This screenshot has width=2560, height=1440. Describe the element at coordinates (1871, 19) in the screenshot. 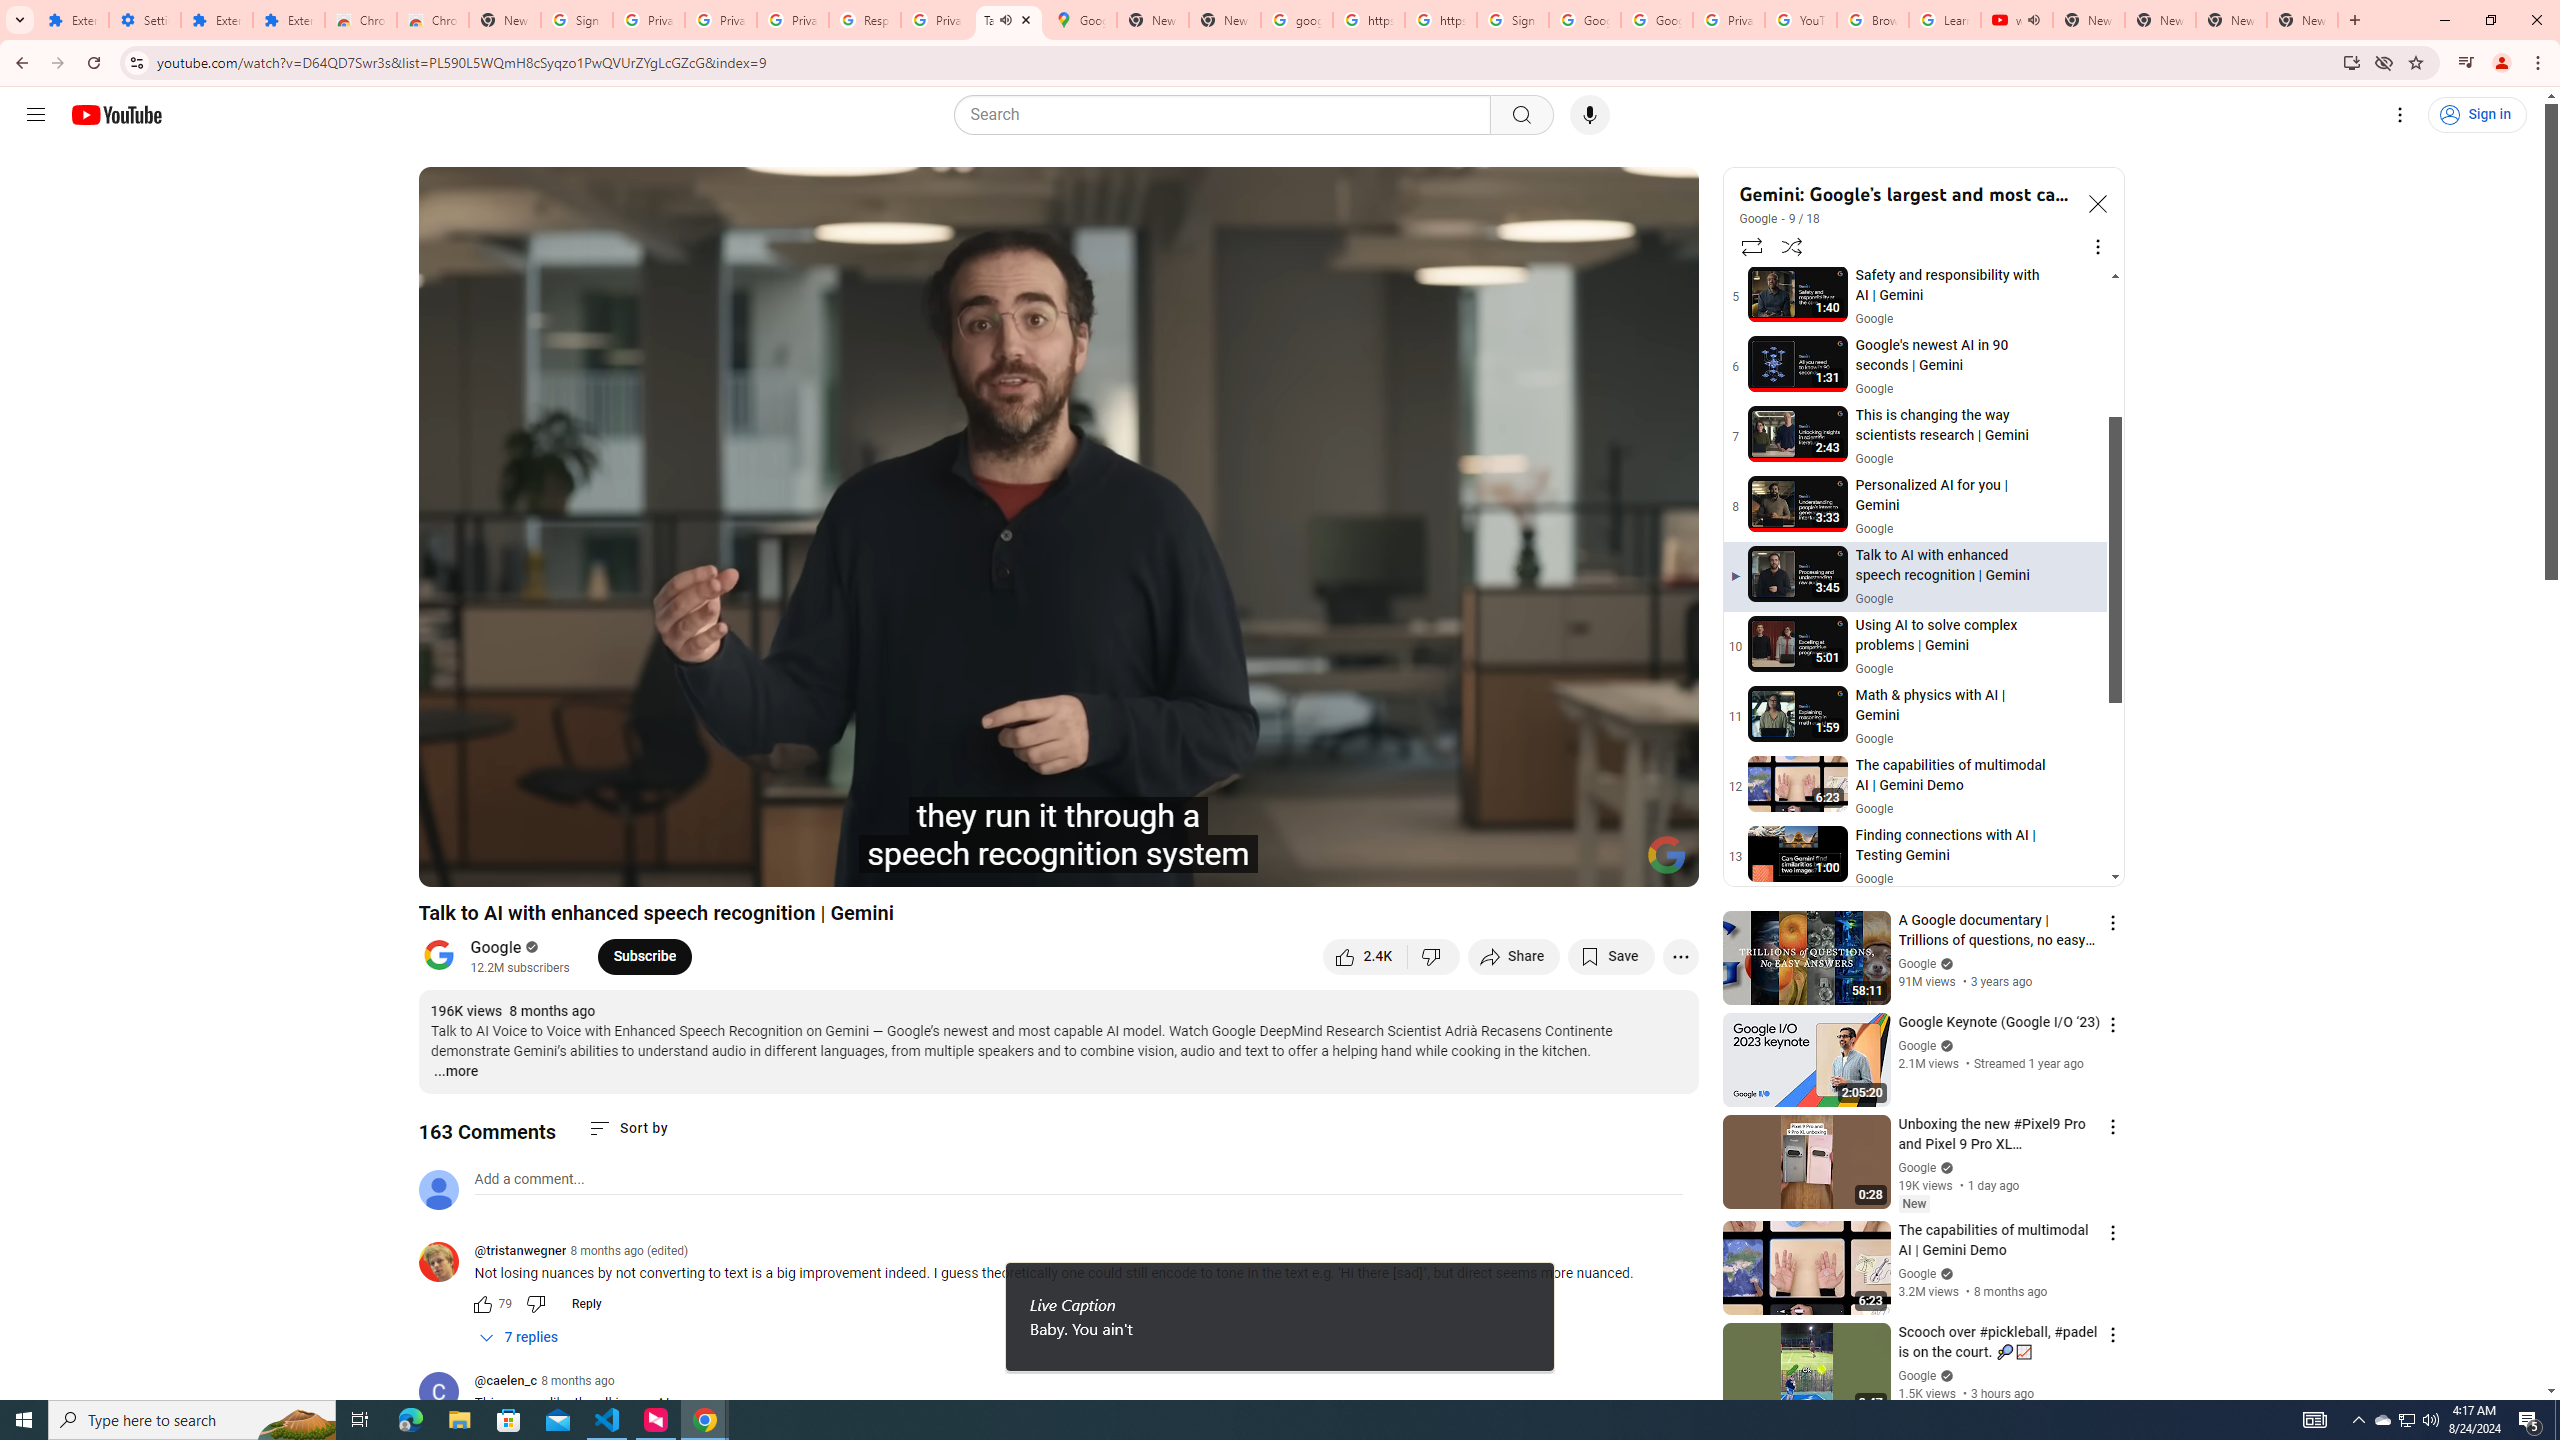

I see `'Browse Chrome as a guest - Computer - Google Chrome Help'` at that location.